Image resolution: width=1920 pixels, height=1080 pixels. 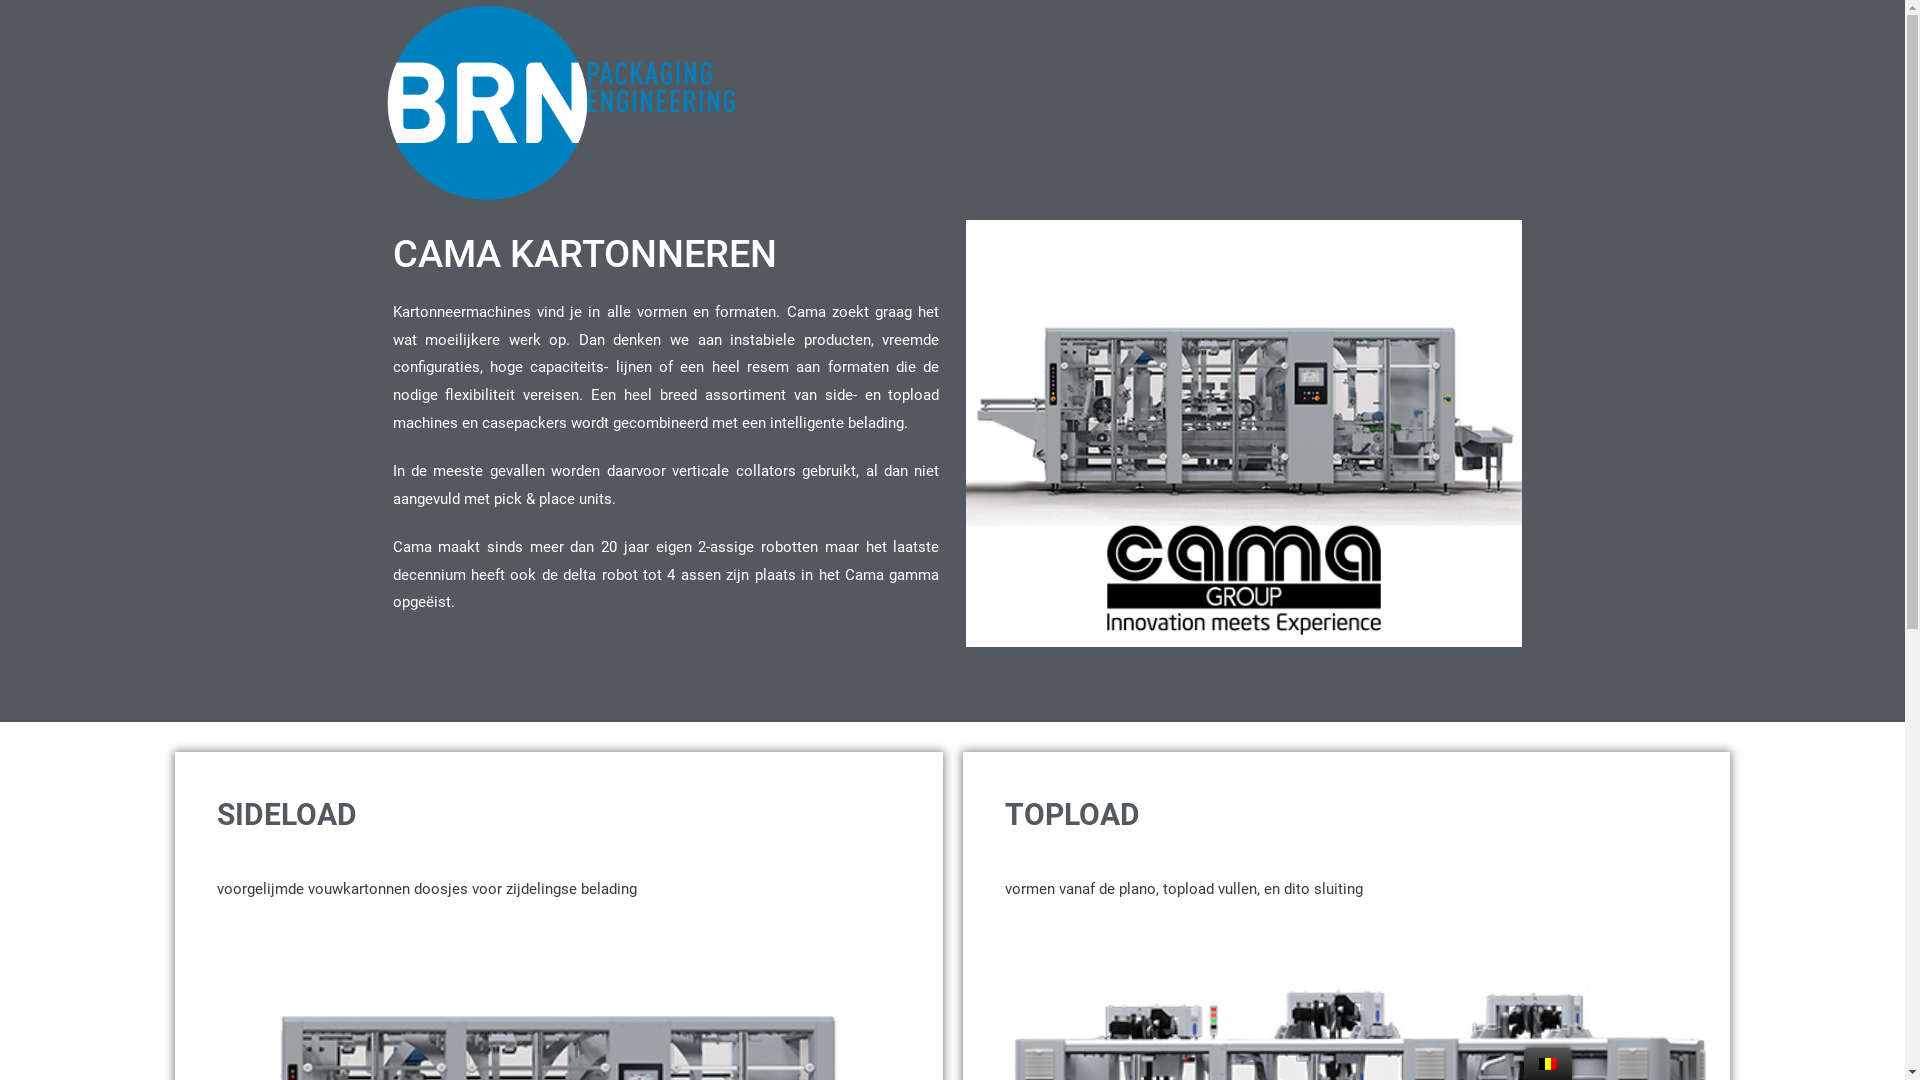 I want to click on 'CONTACT', so click(x=1460, y=72).